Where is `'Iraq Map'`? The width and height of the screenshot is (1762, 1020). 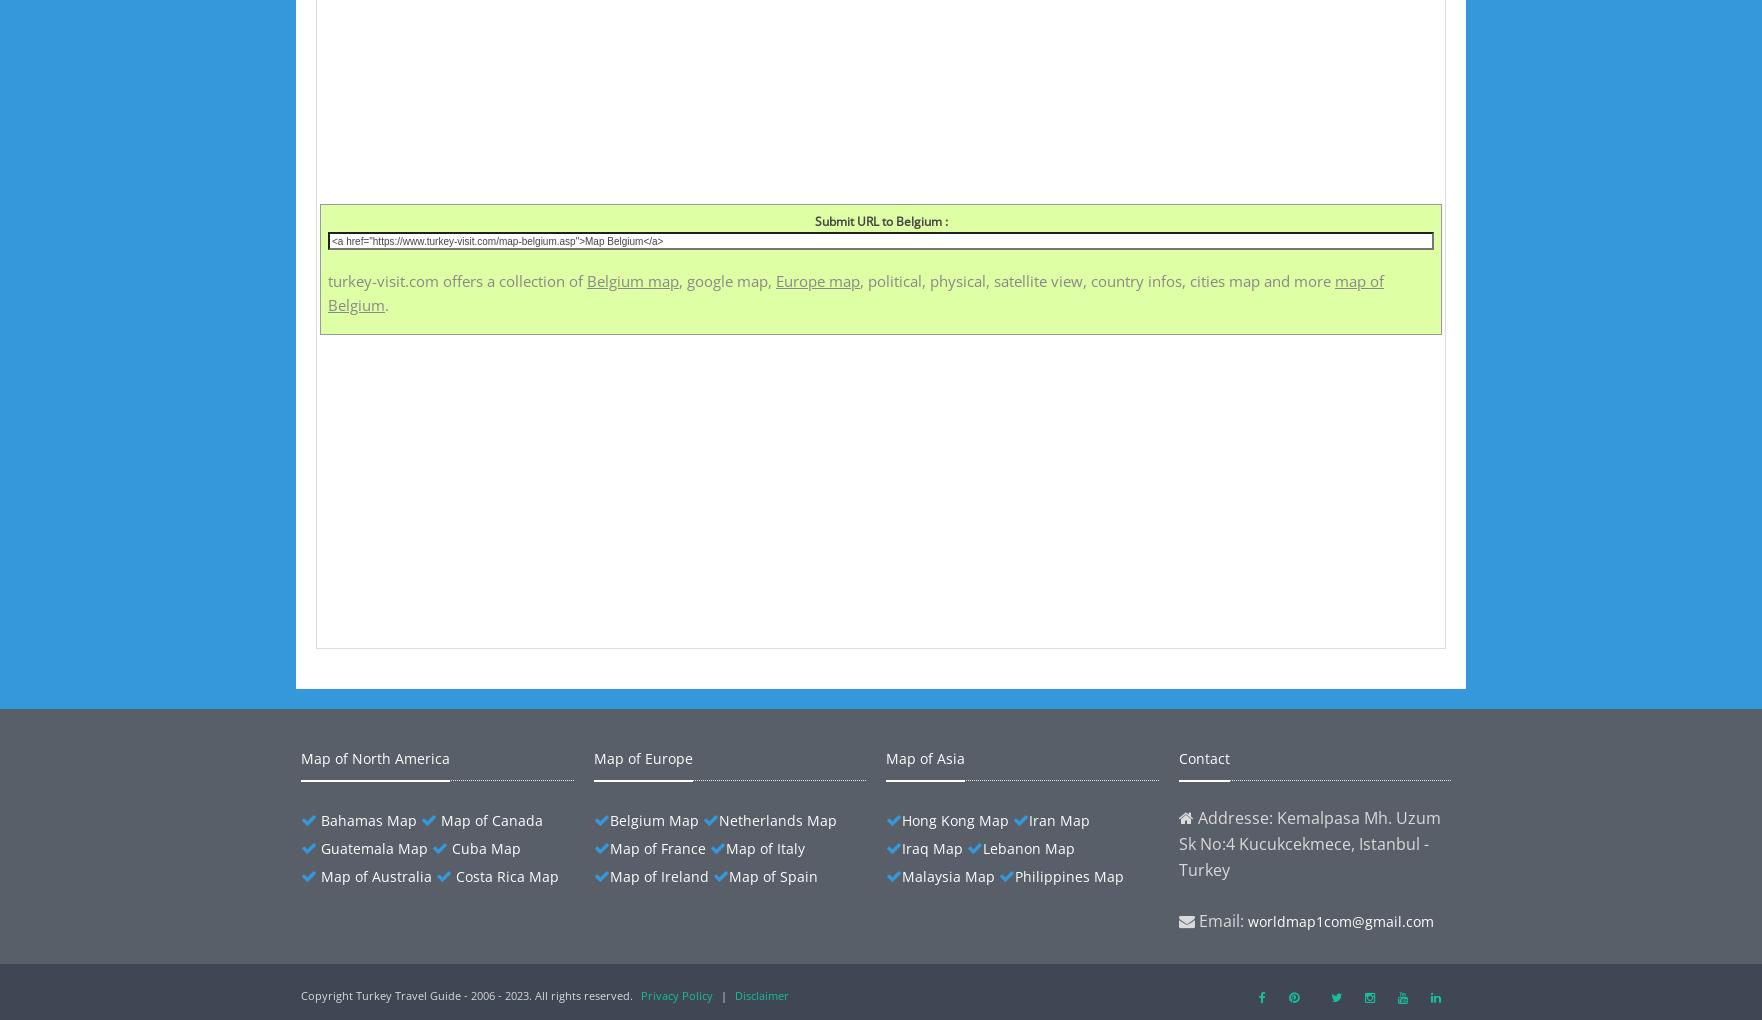 'Iraq Map' is located at coordinates (932, 848).